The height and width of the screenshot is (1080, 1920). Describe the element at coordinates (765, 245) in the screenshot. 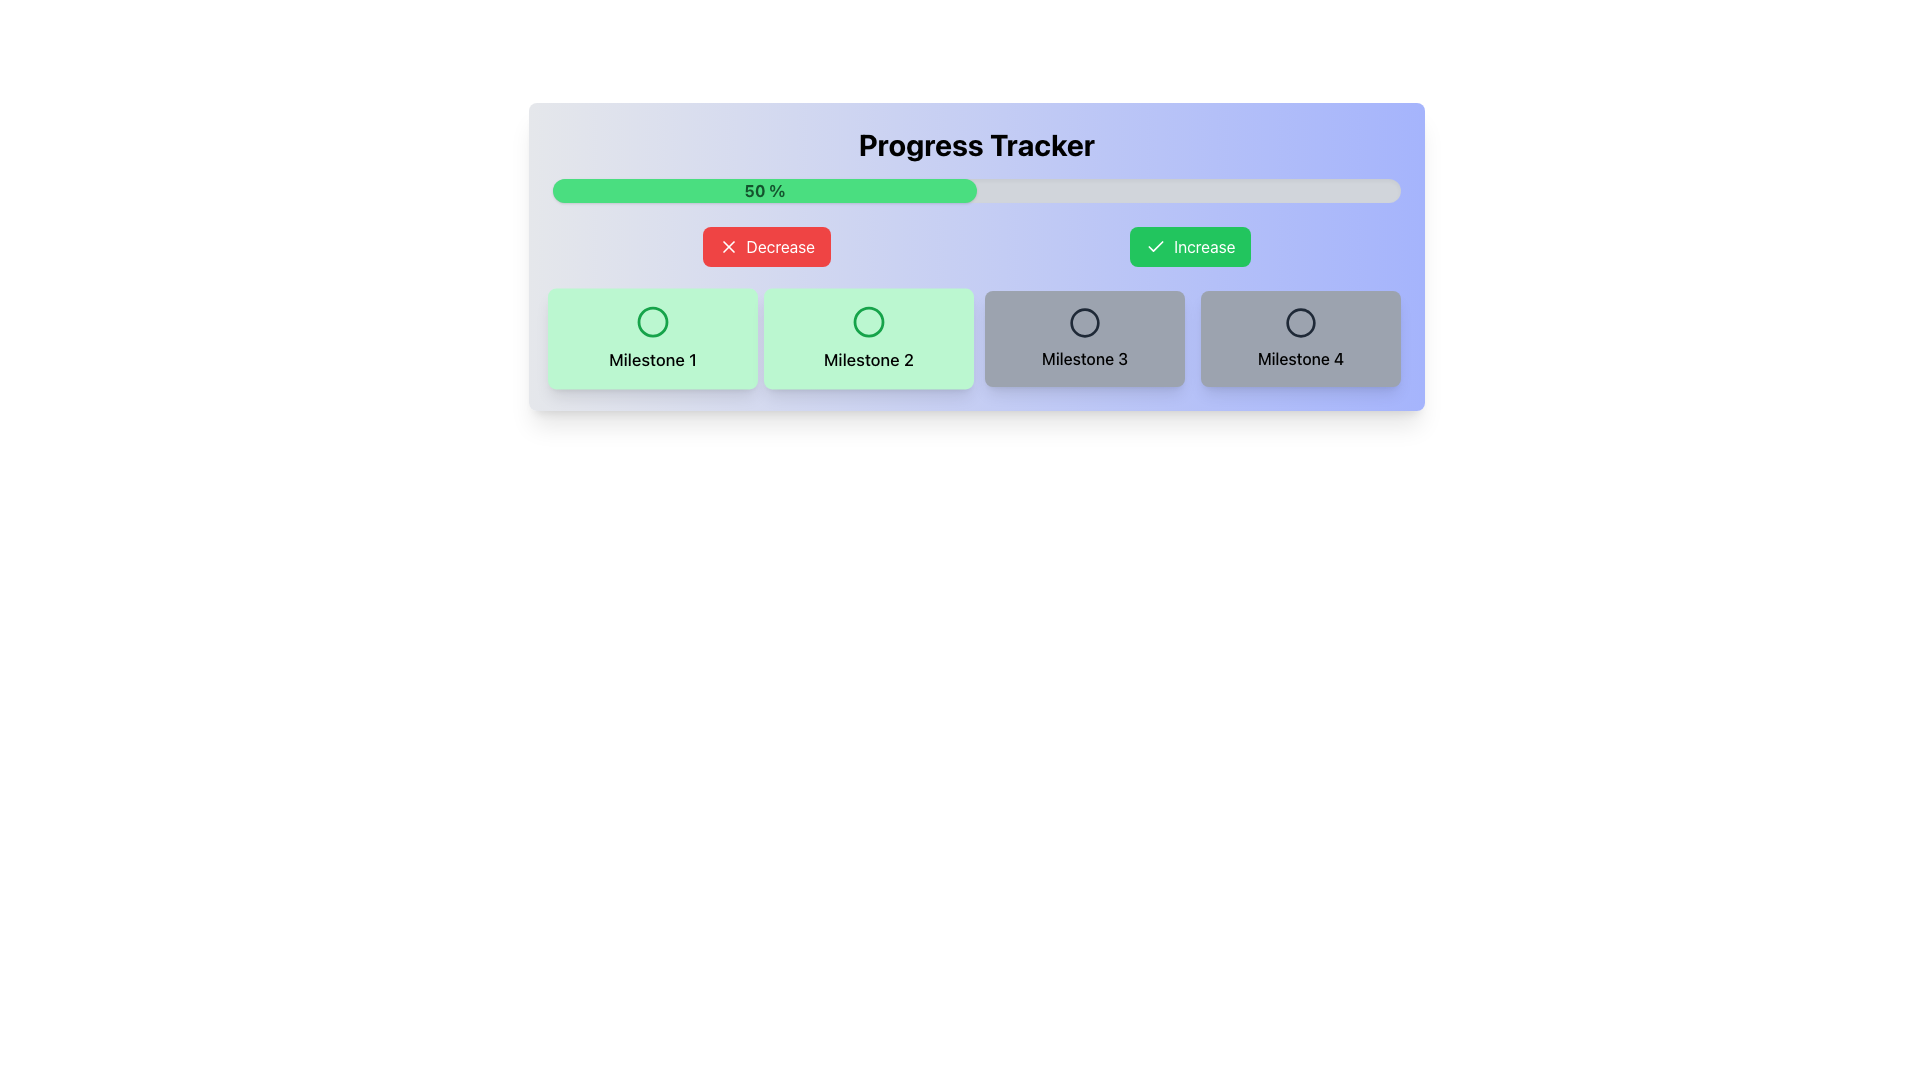

I see `the red 'Decrease' button with rounded edges and white text to observe potential visual changes such as scaling or focus indicators` at that location.